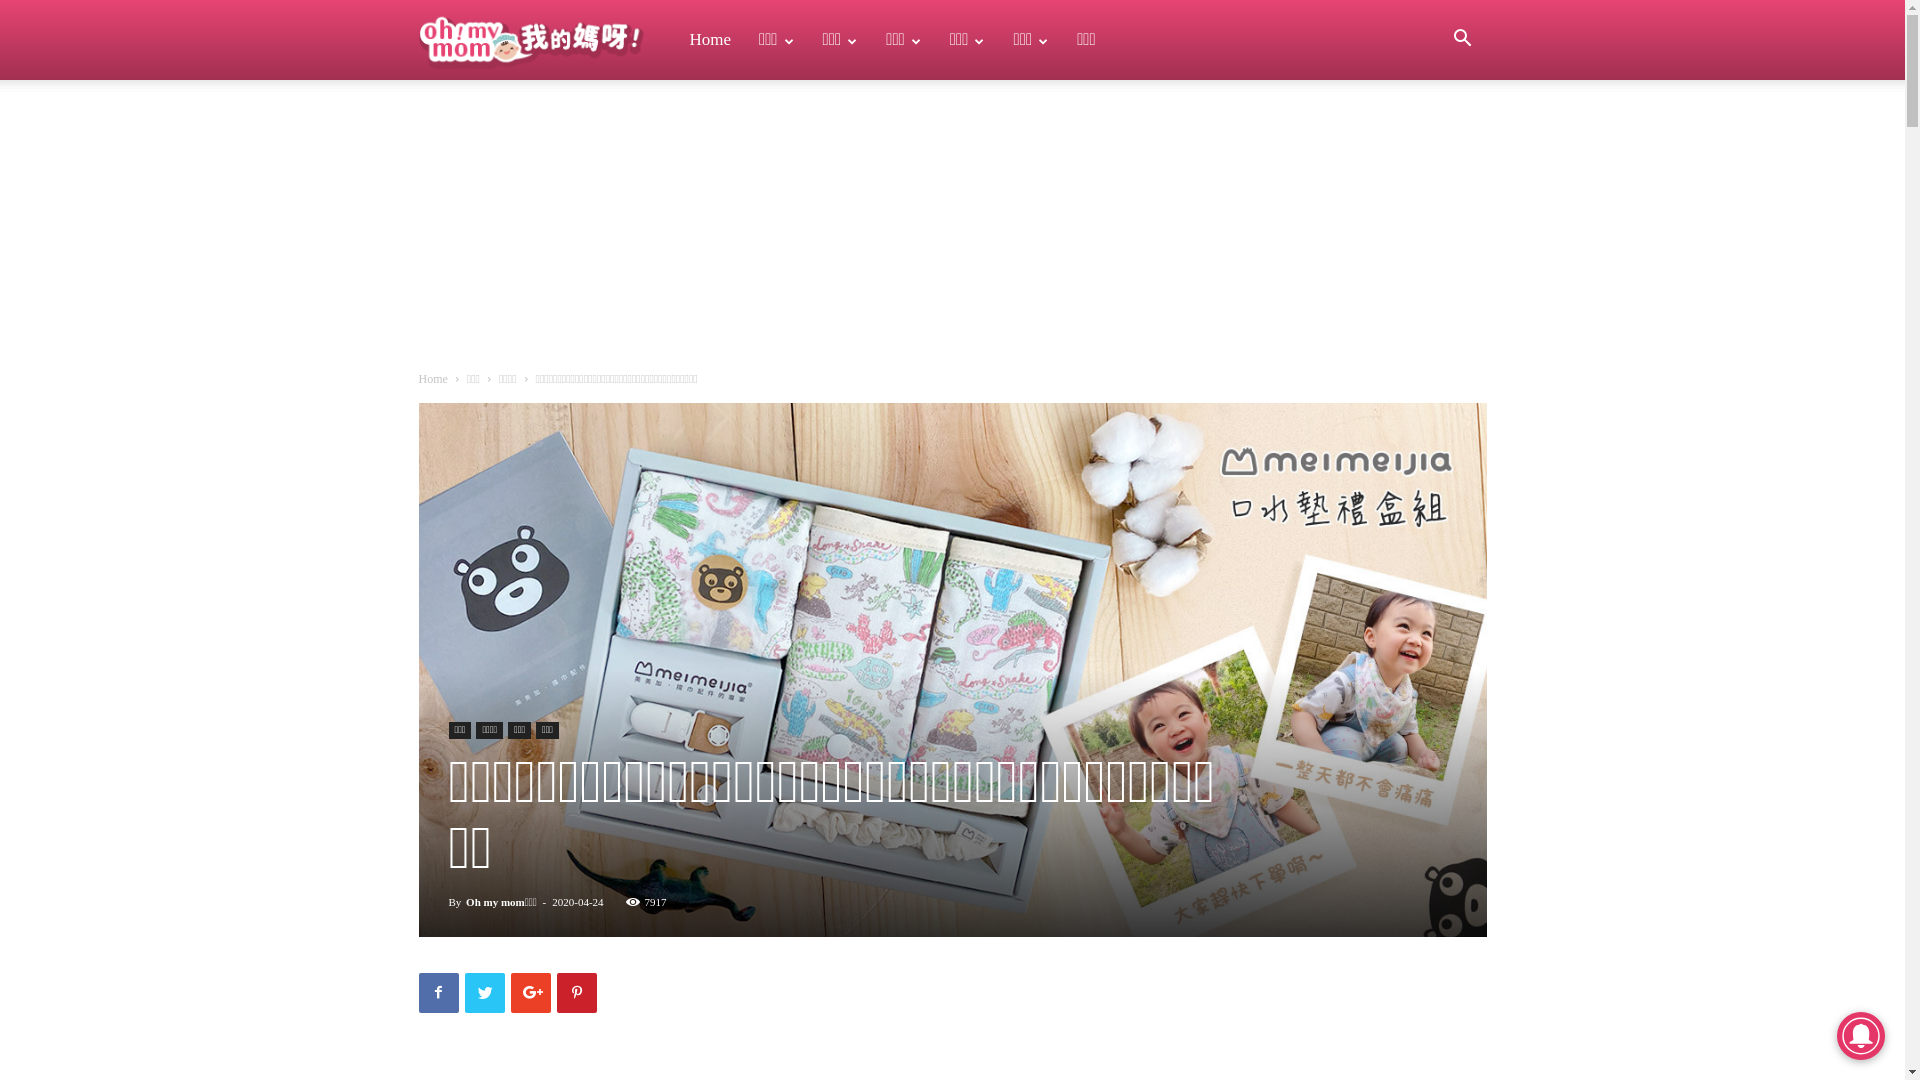 Image resolution: width=1920 pixels, height=1080 pixels. I want to click on 'Home', so click(710, 39).